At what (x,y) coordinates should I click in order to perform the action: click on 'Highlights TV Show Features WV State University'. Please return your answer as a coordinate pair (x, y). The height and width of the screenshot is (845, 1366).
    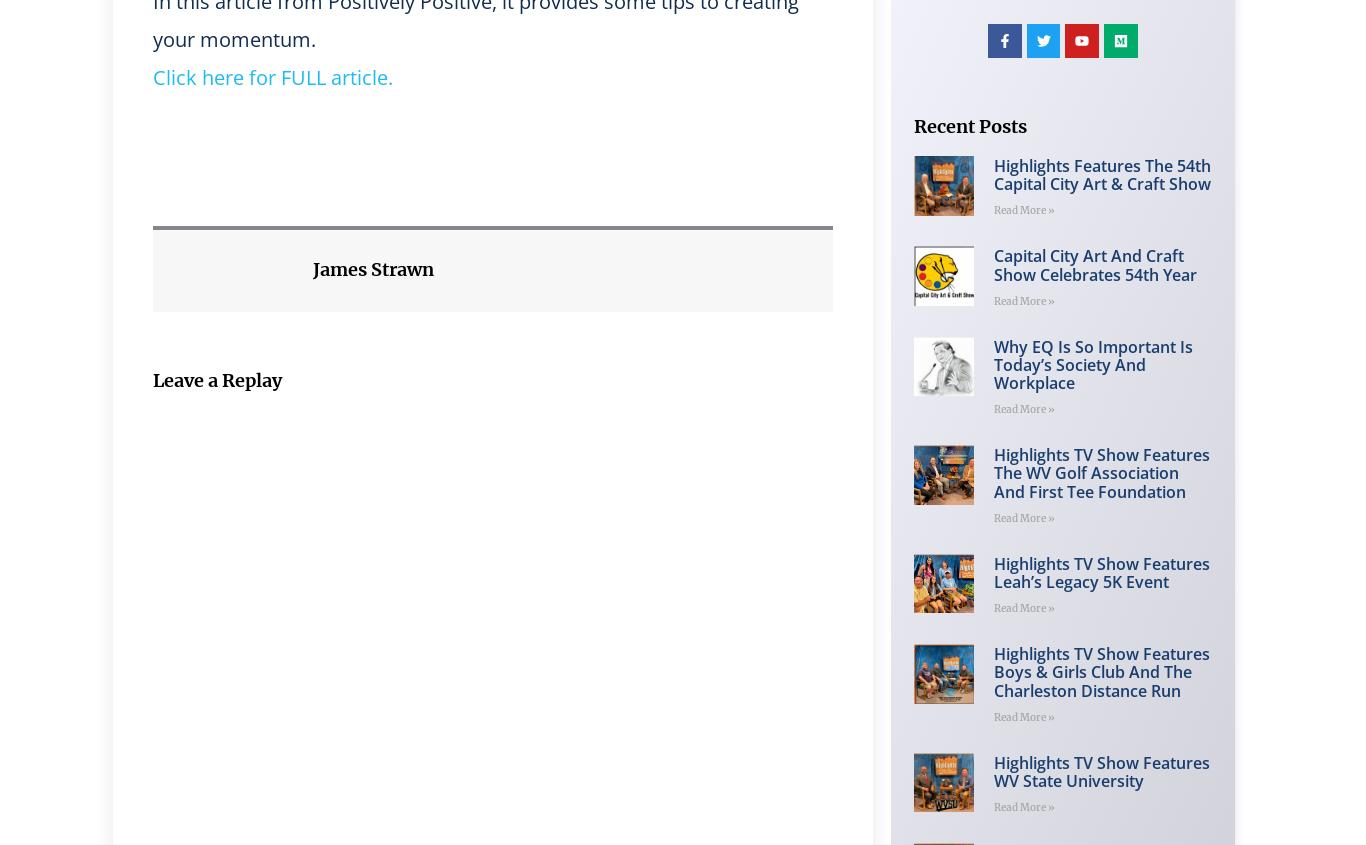
    Looking at the image, I should click on (1099, 770).